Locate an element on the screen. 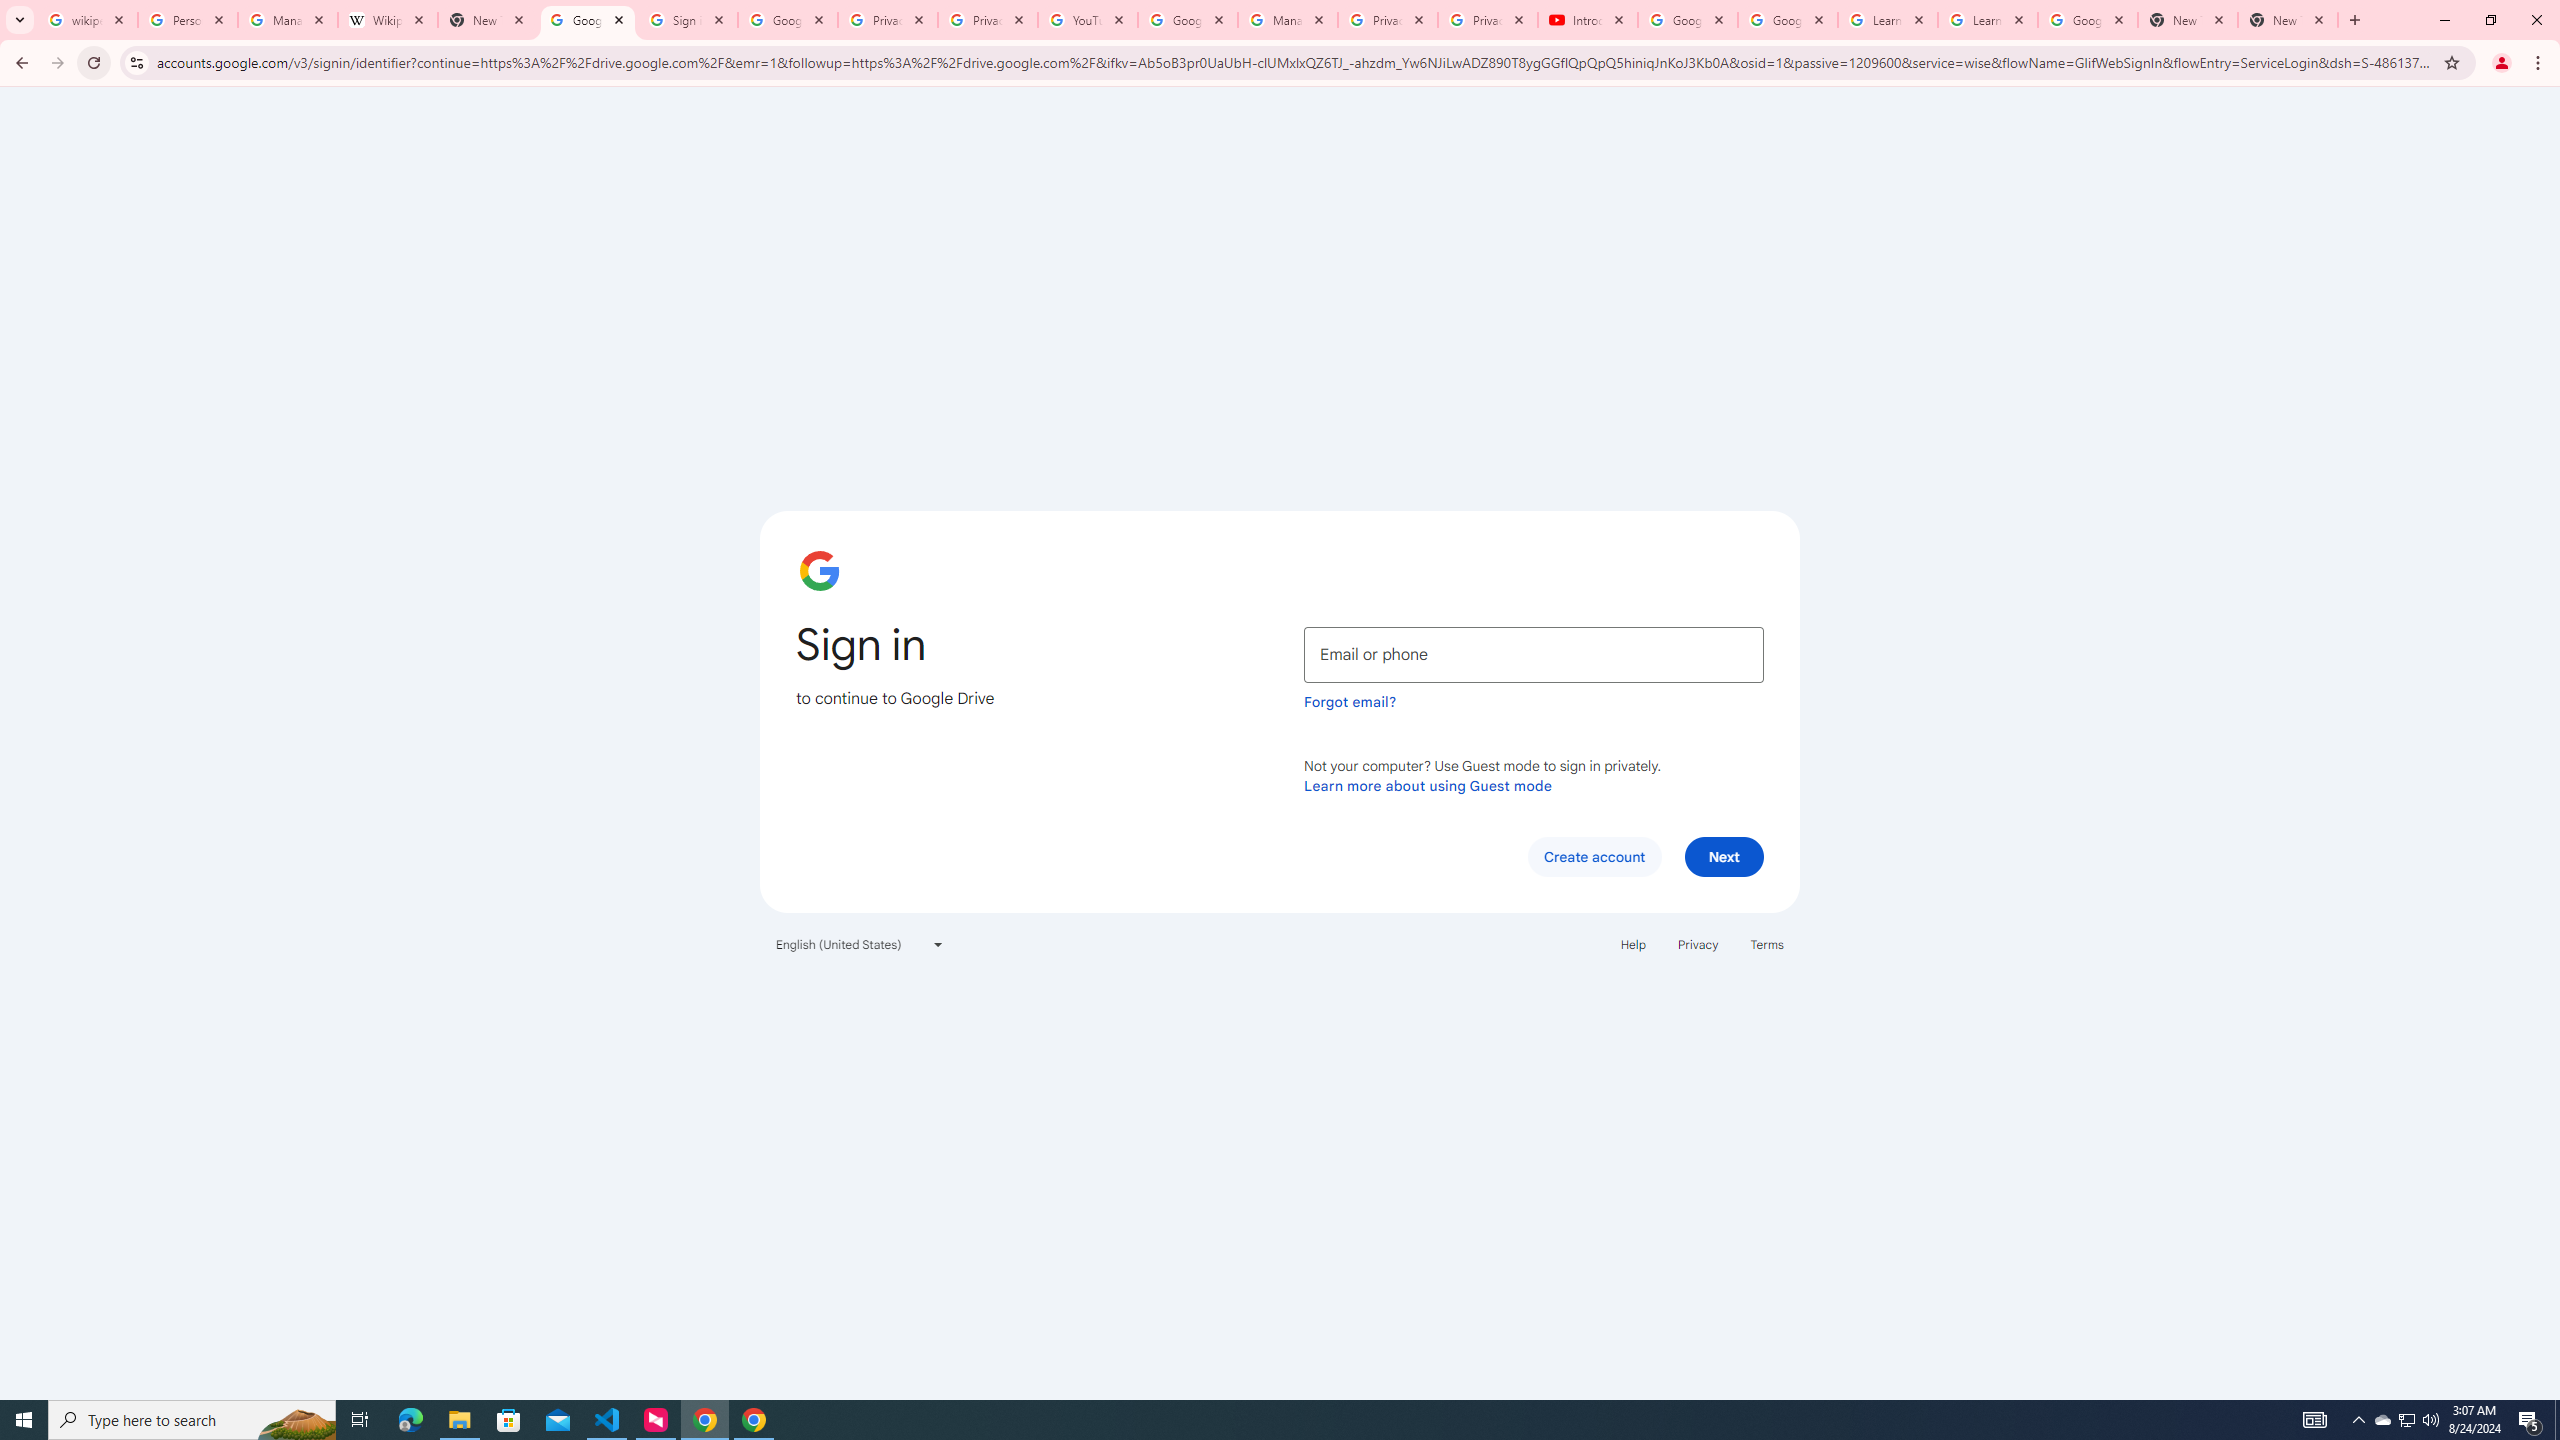 This screenshot has width=2560, height=1440. 'Terms' is located at coordinates (1766, 942).